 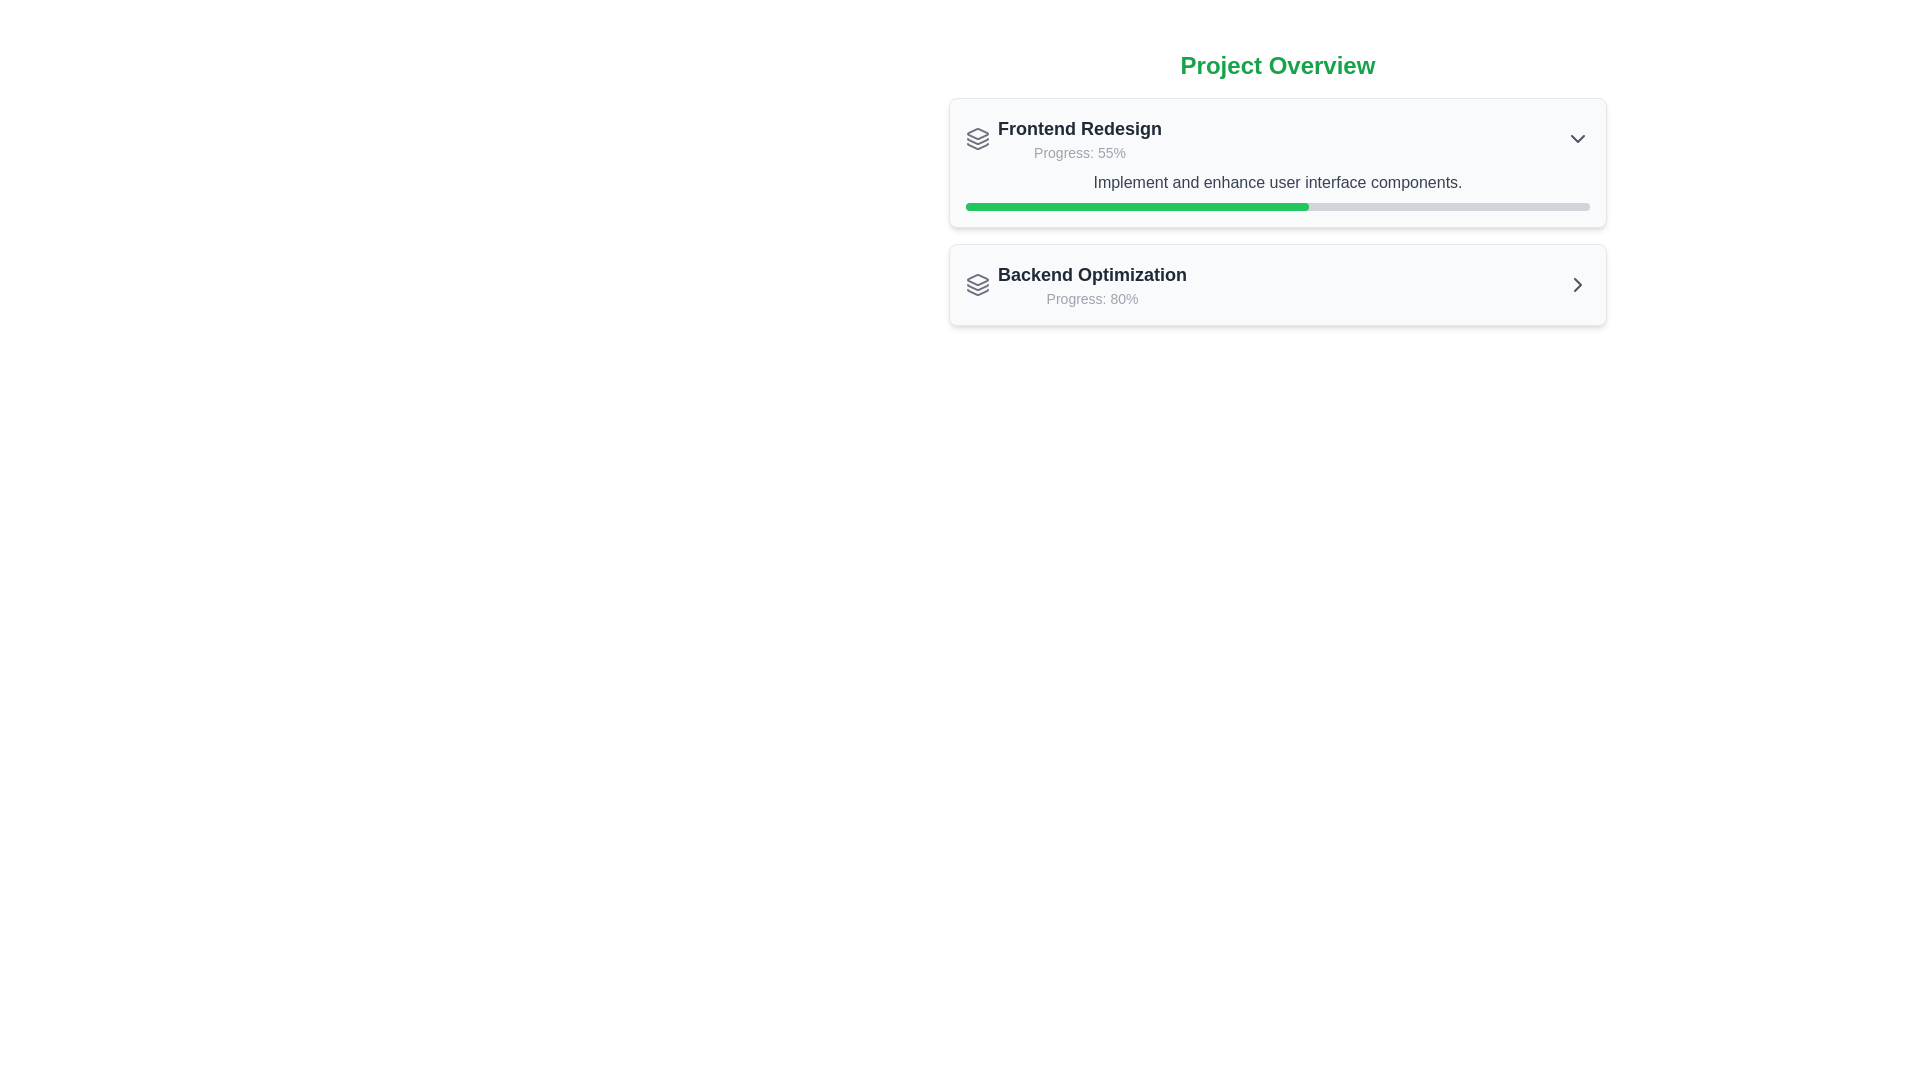 I want to click on the chevron icon button located at the far-right end of the 'Backend Optimization' section, so click(x=1577, y=285).